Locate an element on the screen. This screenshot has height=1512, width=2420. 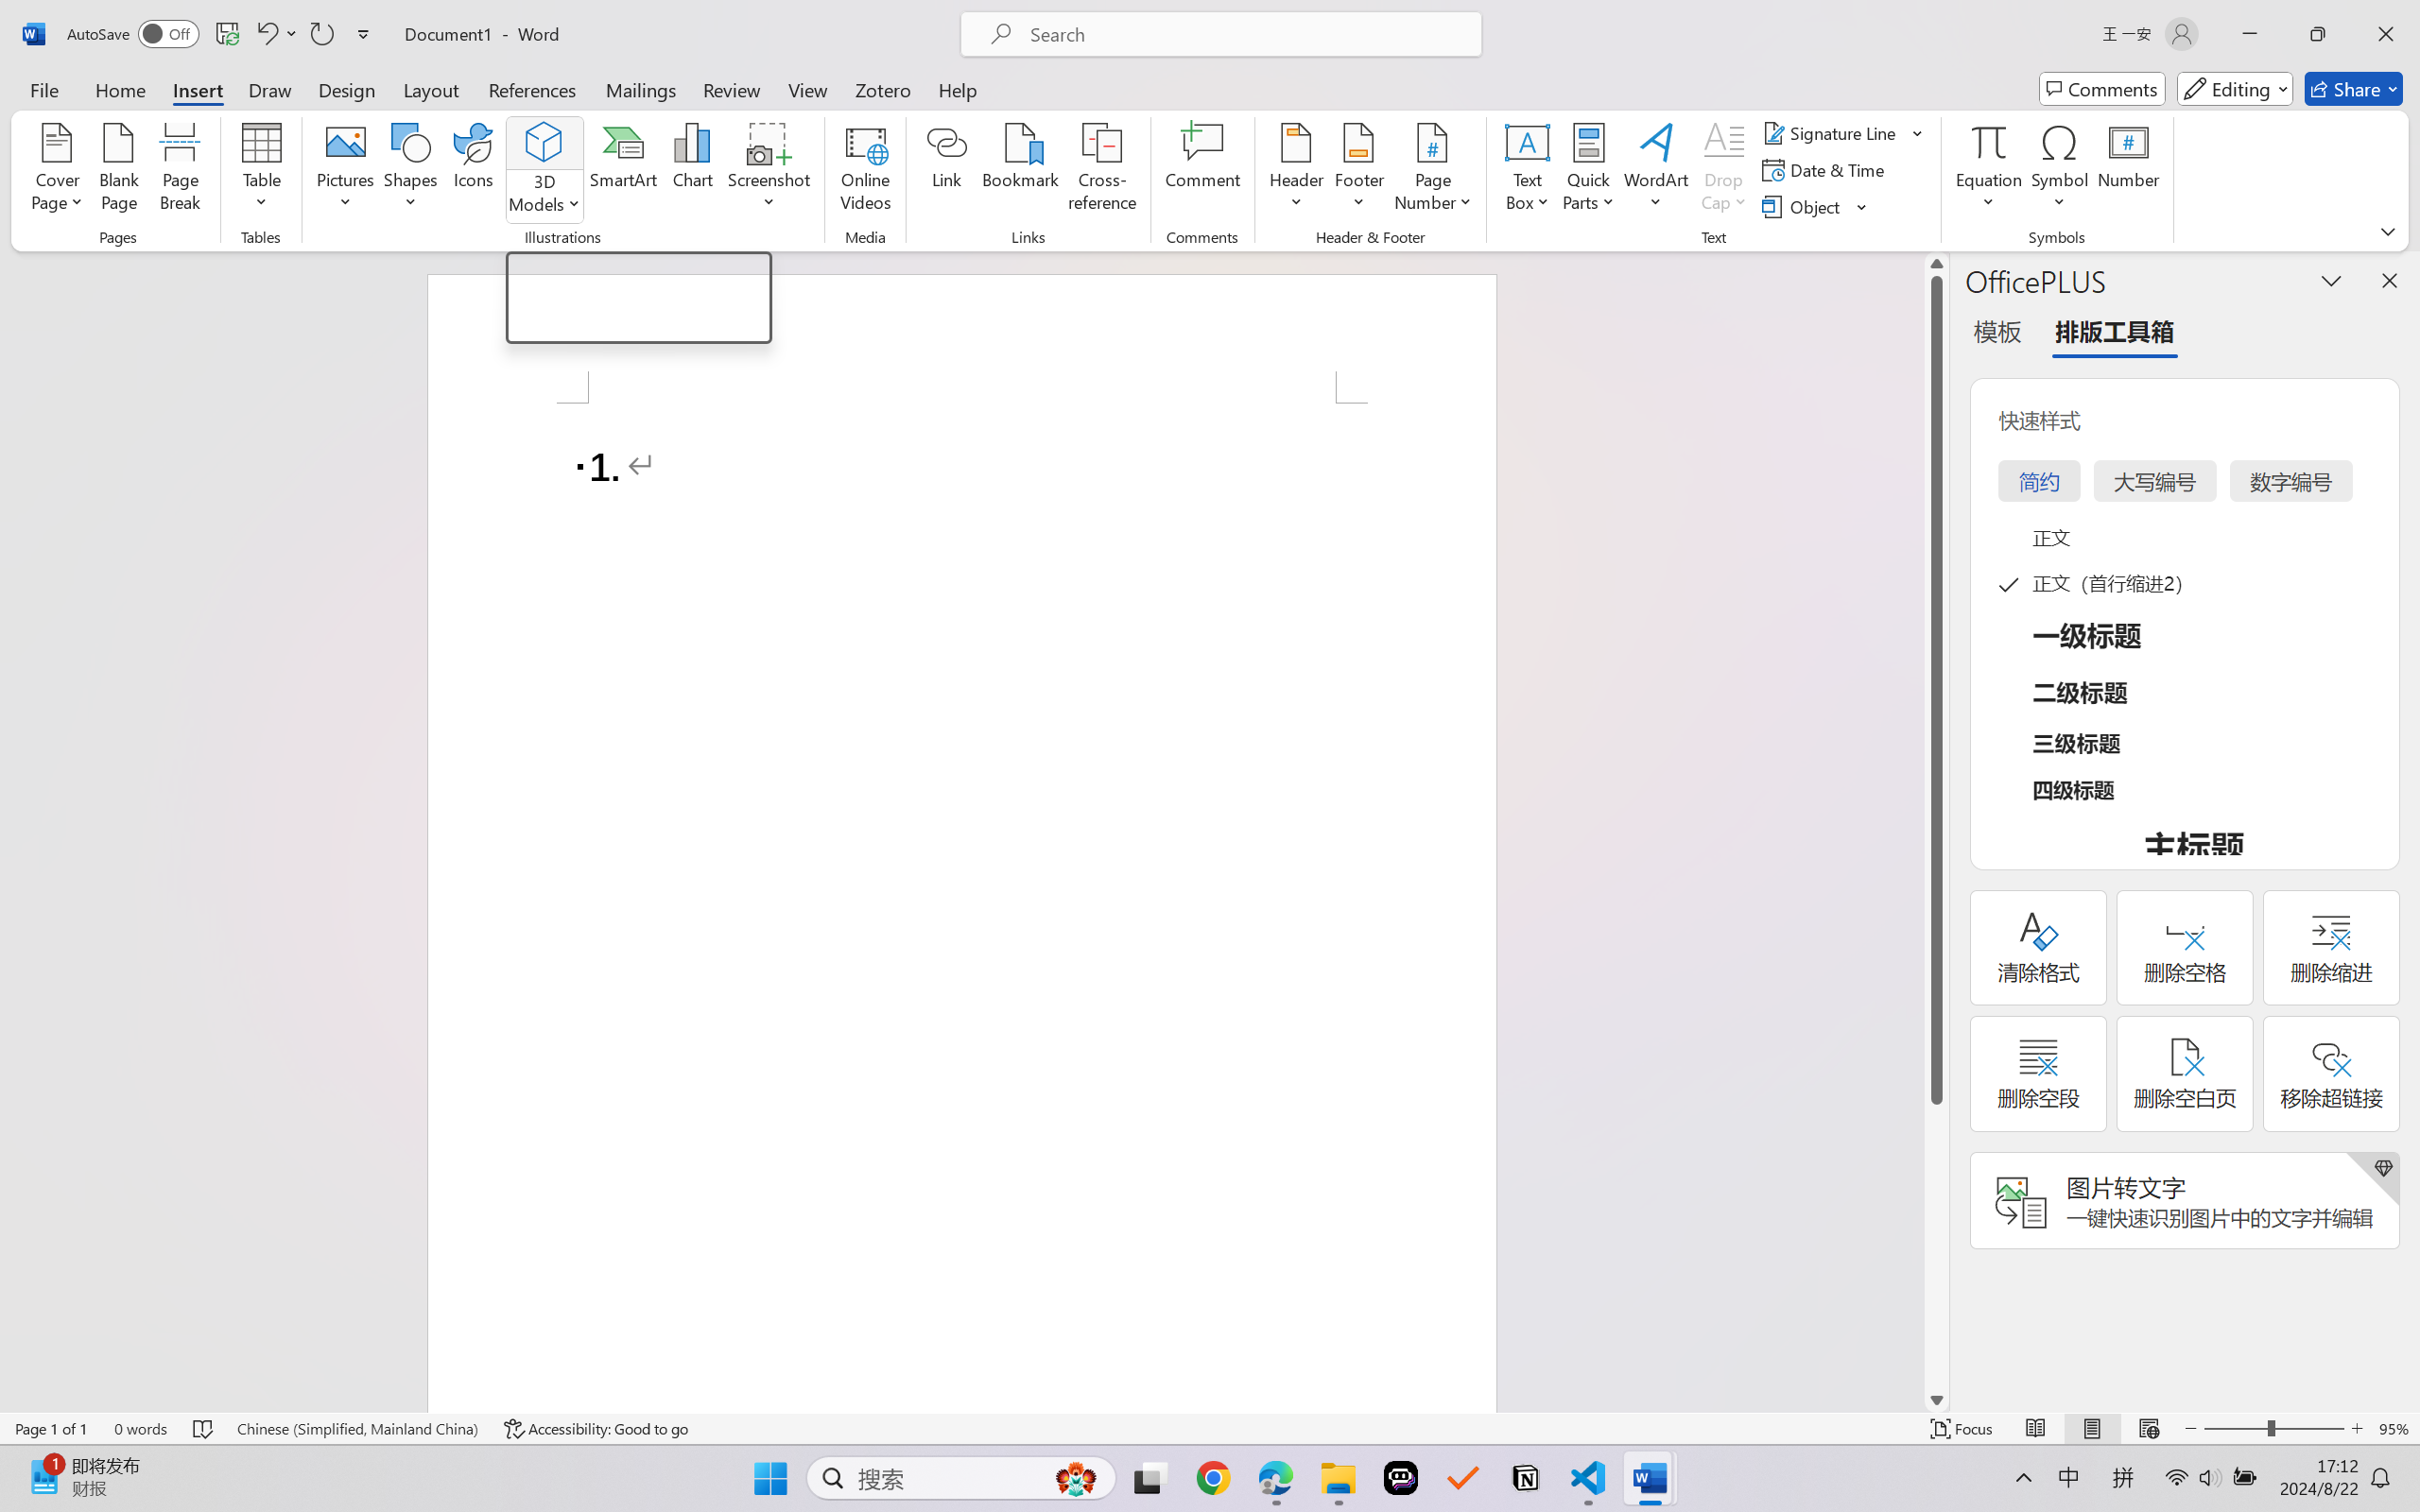
'Line down' is located at coordinates (1936, 1399).